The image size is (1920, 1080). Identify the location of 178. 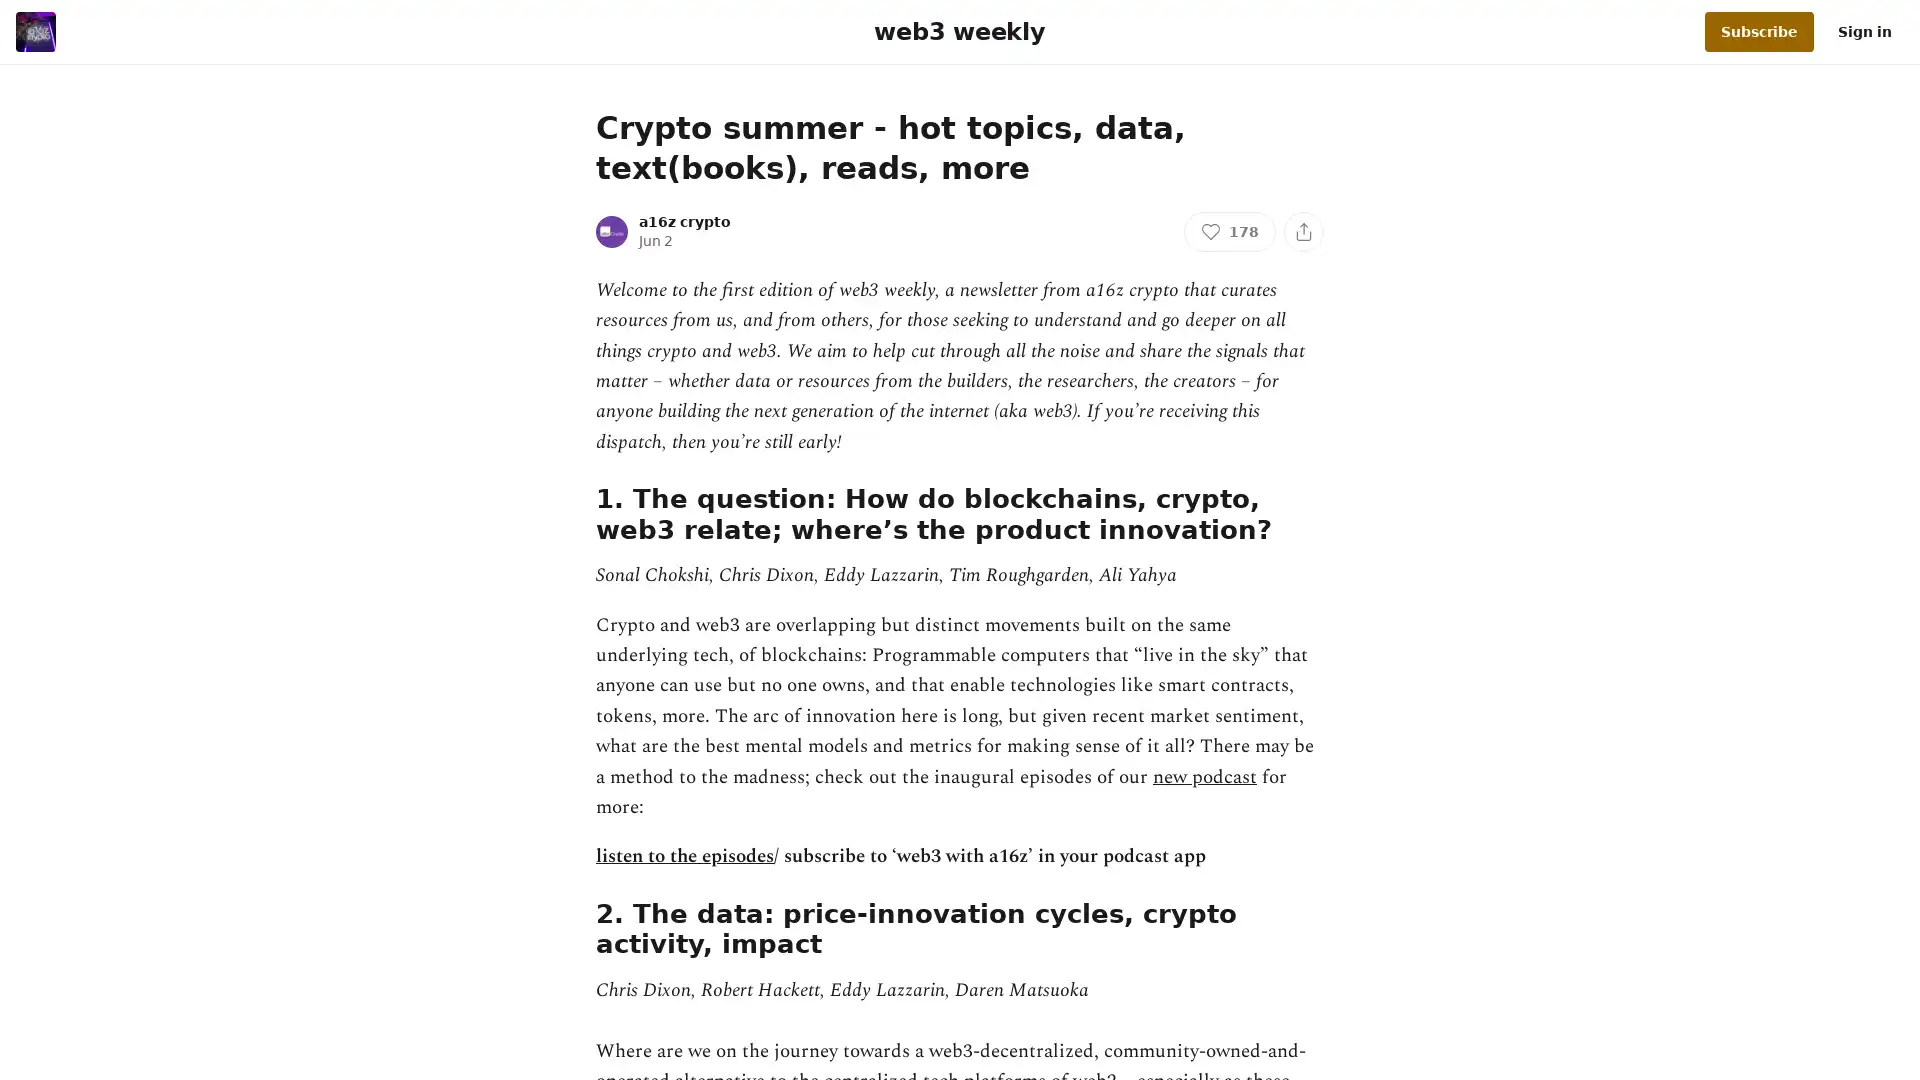
(1228, 230).